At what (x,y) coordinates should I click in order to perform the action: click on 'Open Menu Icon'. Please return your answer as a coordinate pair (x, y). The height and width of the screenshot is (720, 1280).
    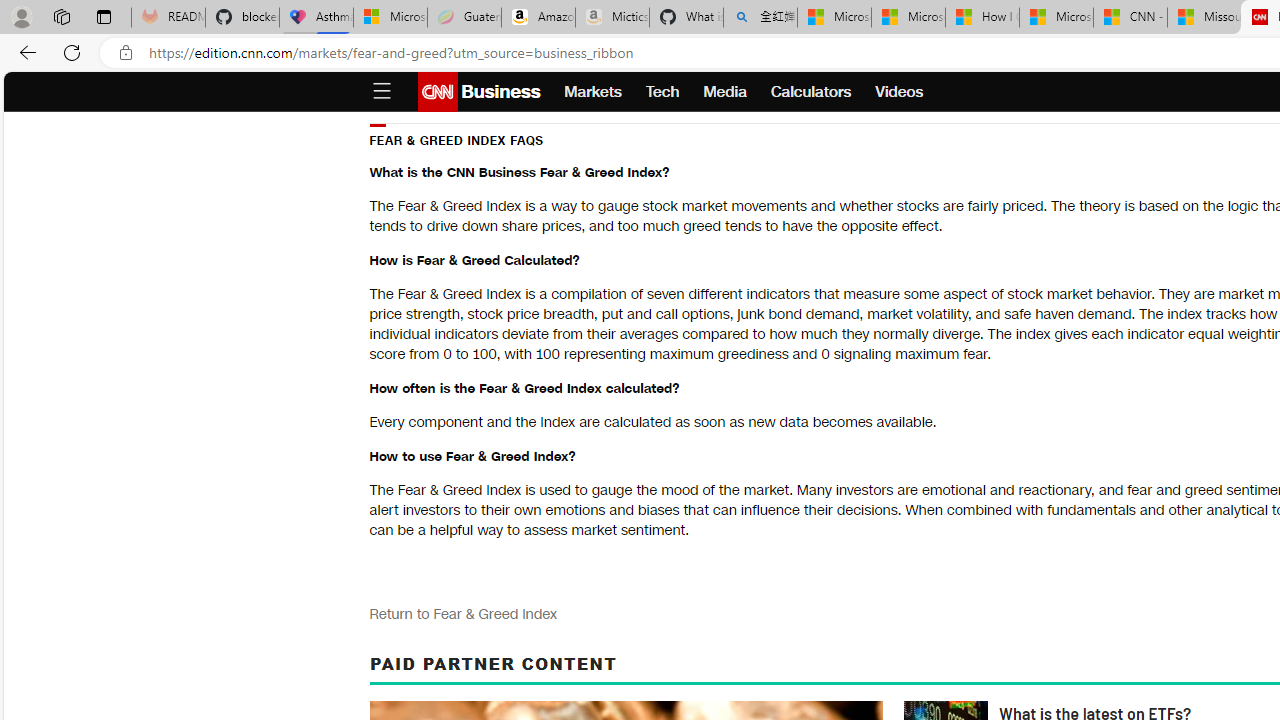
    Looking at the image, I should click on (381, 92).